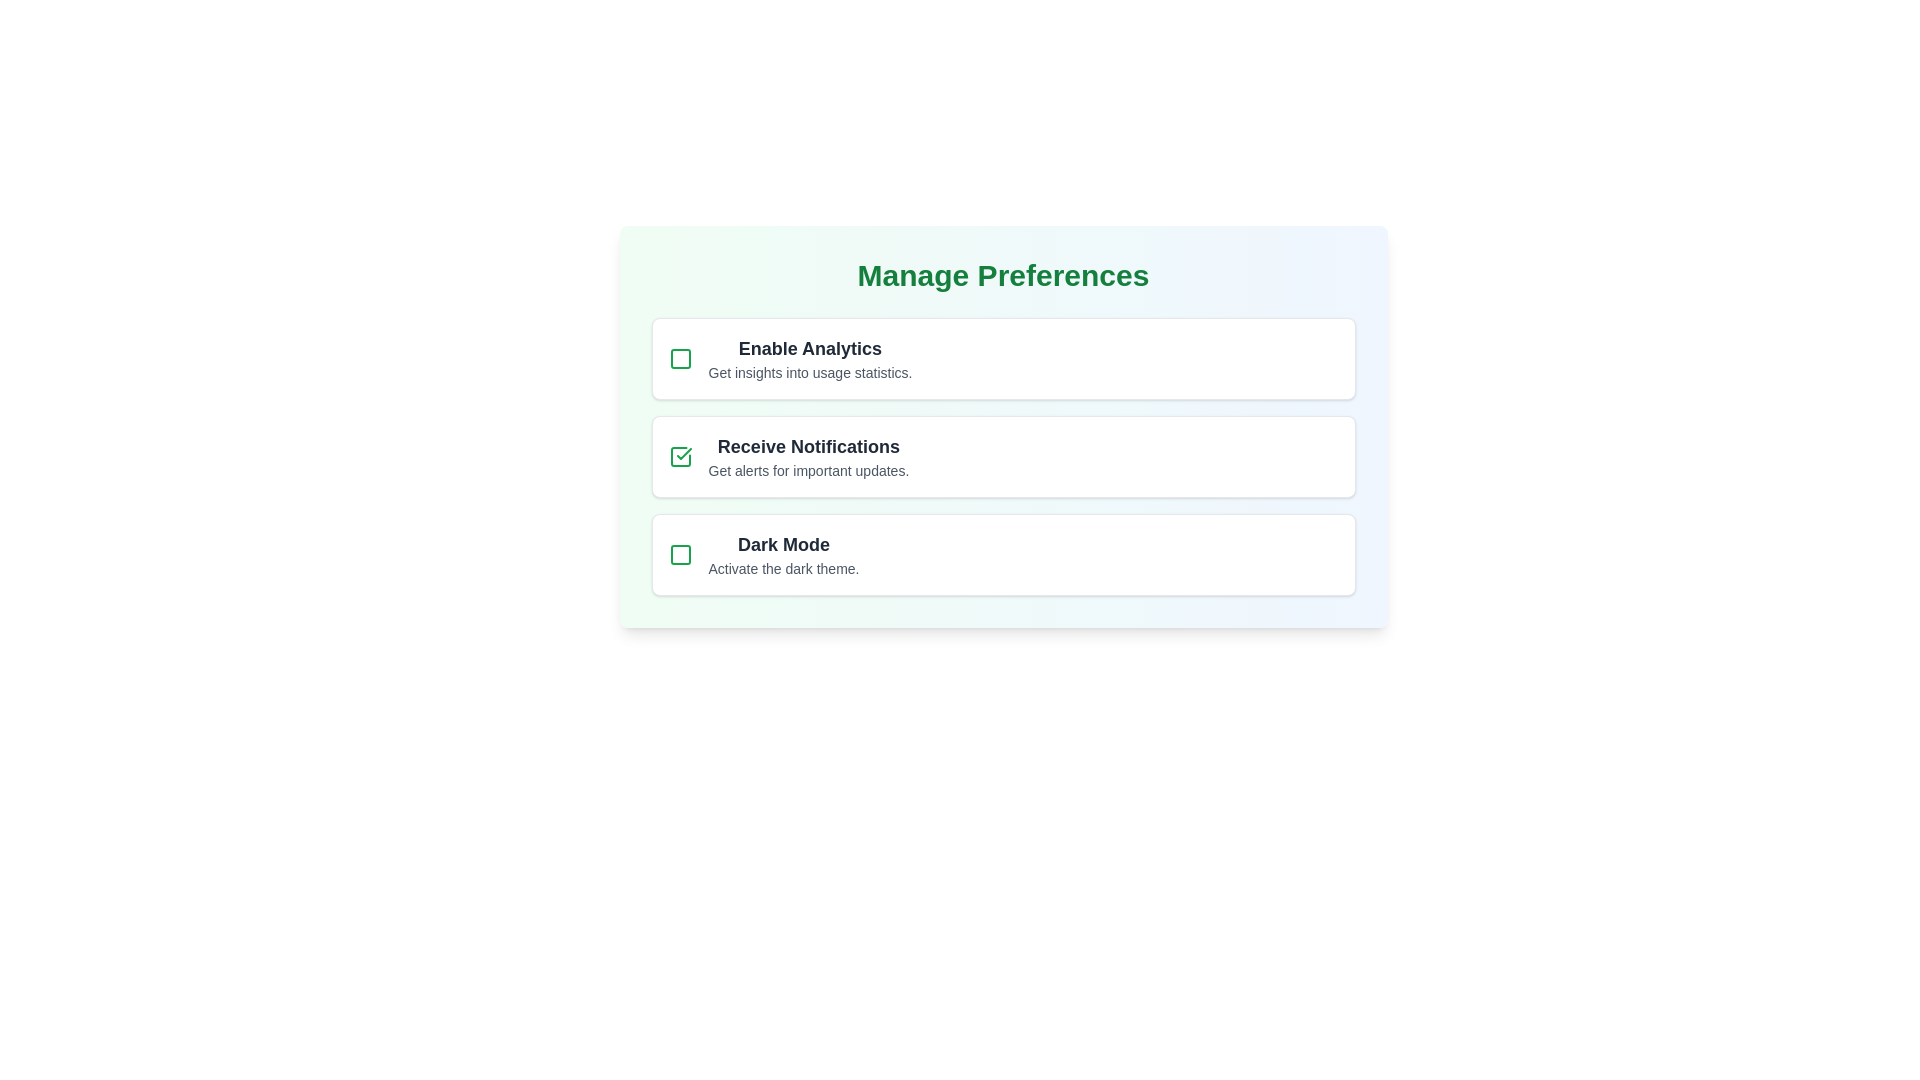 The image size is (1920, 1080). Describe the element at coordinates (810, 357) in the screenshot. I see `the label that describes the 'Enable Analytics' option, which provides information about its functionality and is positioned at the top of the settings options` at that location.